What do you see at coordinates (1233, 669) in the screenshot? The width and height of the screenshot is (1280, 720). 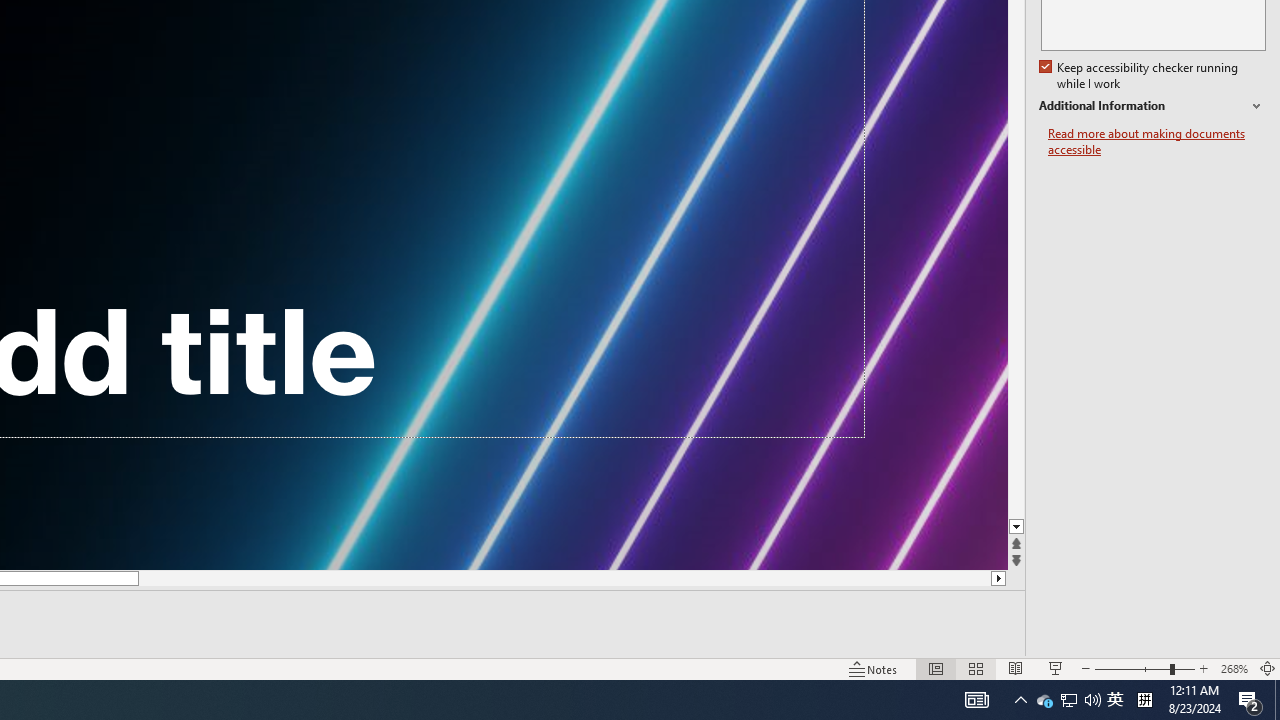 I see `'Zoom 268%'` at bounding box center [1233, 669].